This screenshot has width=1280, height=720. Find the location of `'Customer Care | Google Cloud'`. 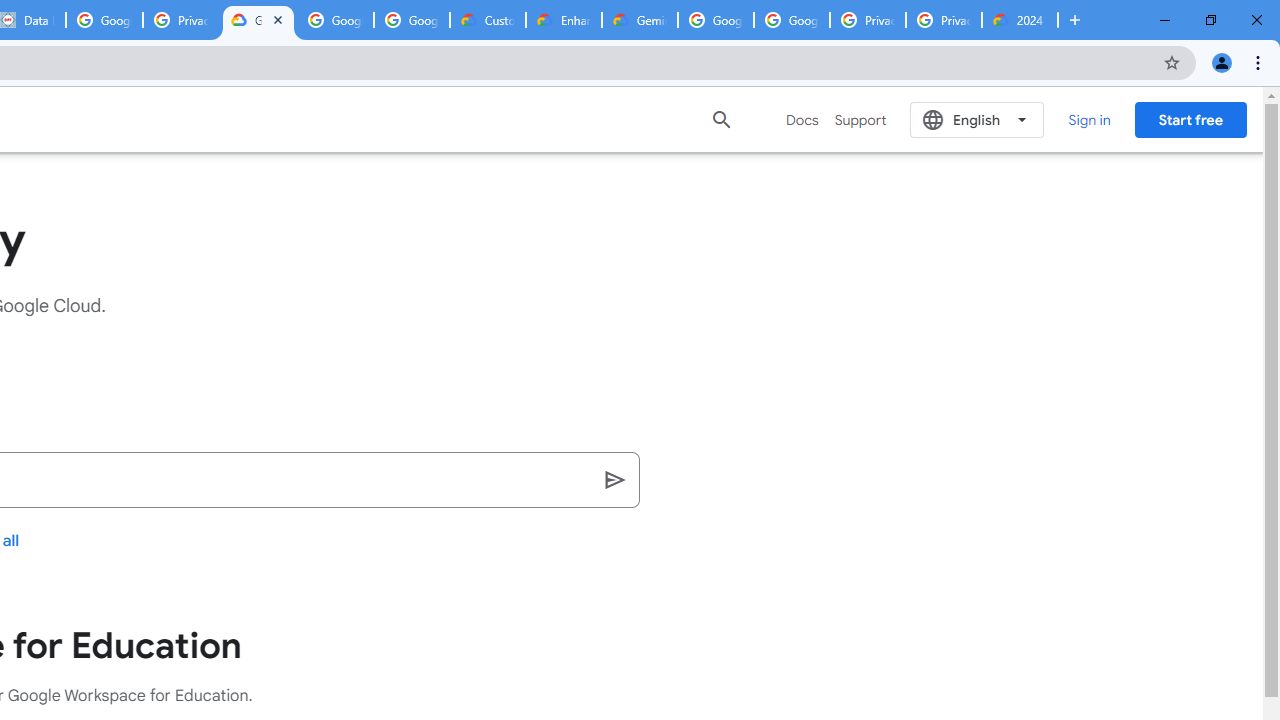

'Customer Care | Google Cloud' is located at coordinates (488, 20).